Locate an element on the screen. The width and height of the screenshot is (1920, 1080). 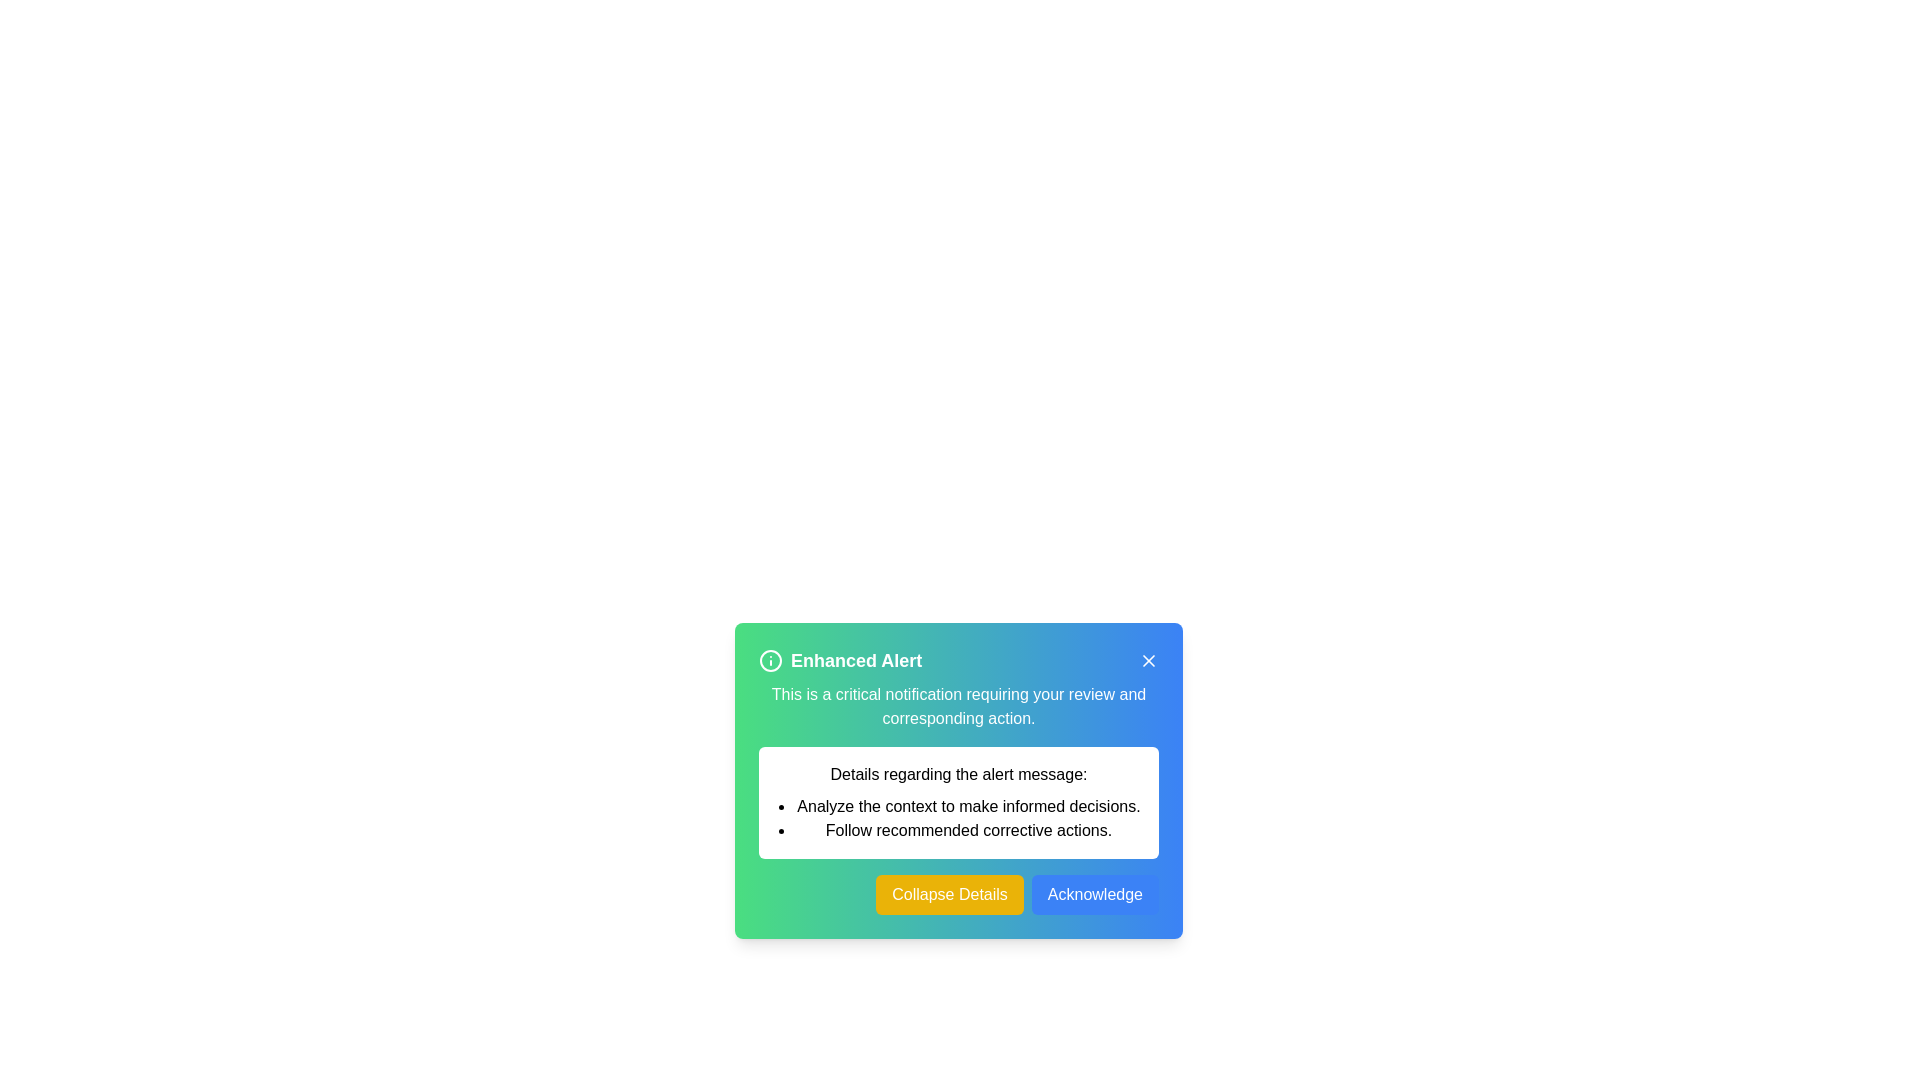
the close button located in the top-right corner of the notification dialog is located at coordinates (1148, 660).